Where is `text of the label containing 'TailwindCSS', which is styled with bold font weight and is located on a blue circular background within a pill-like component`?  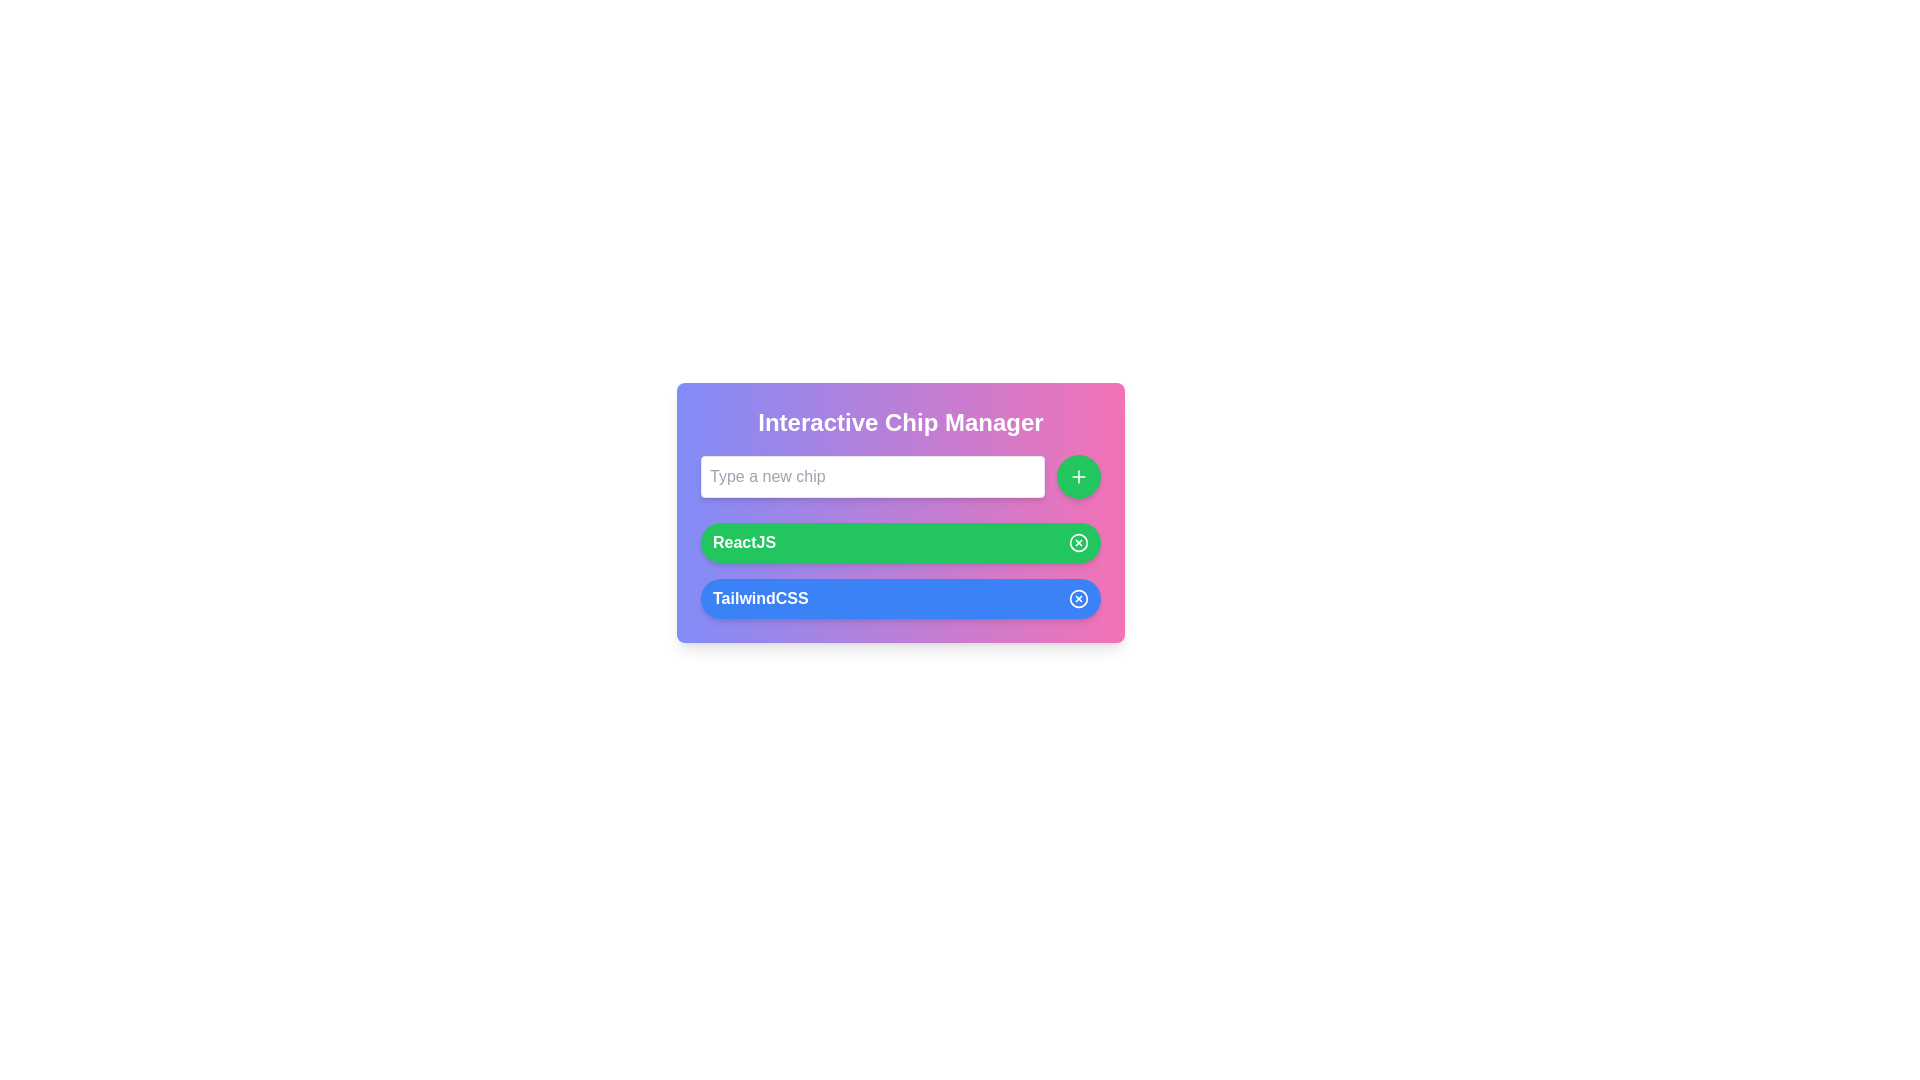 text of the label containing 'TailwindCSS', which is styled with bold font weight and is located on a blue circular background within a pill-like component is located at coordinates (759, 597).